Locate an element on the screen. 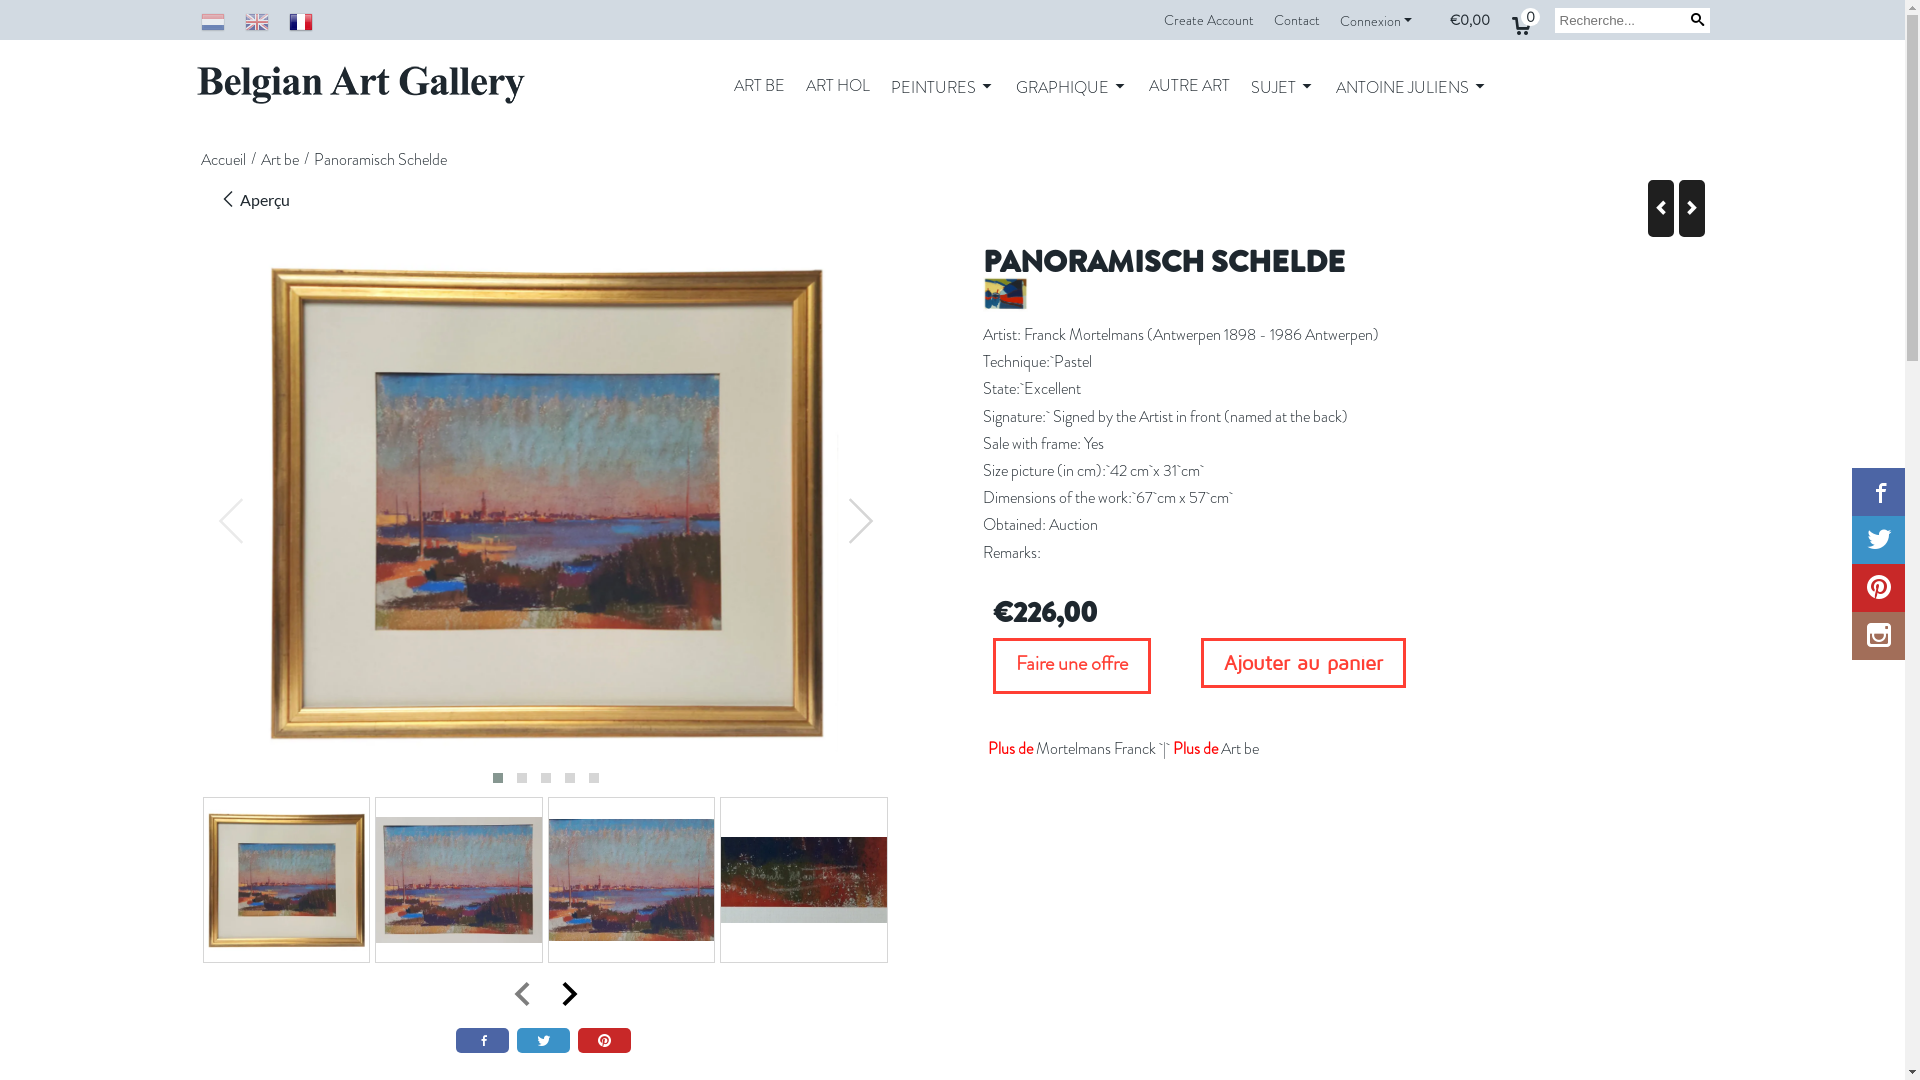 The height and width of the screenshot is (1080, 1920). 'Connexion' is located at coordinates (1376, 20).